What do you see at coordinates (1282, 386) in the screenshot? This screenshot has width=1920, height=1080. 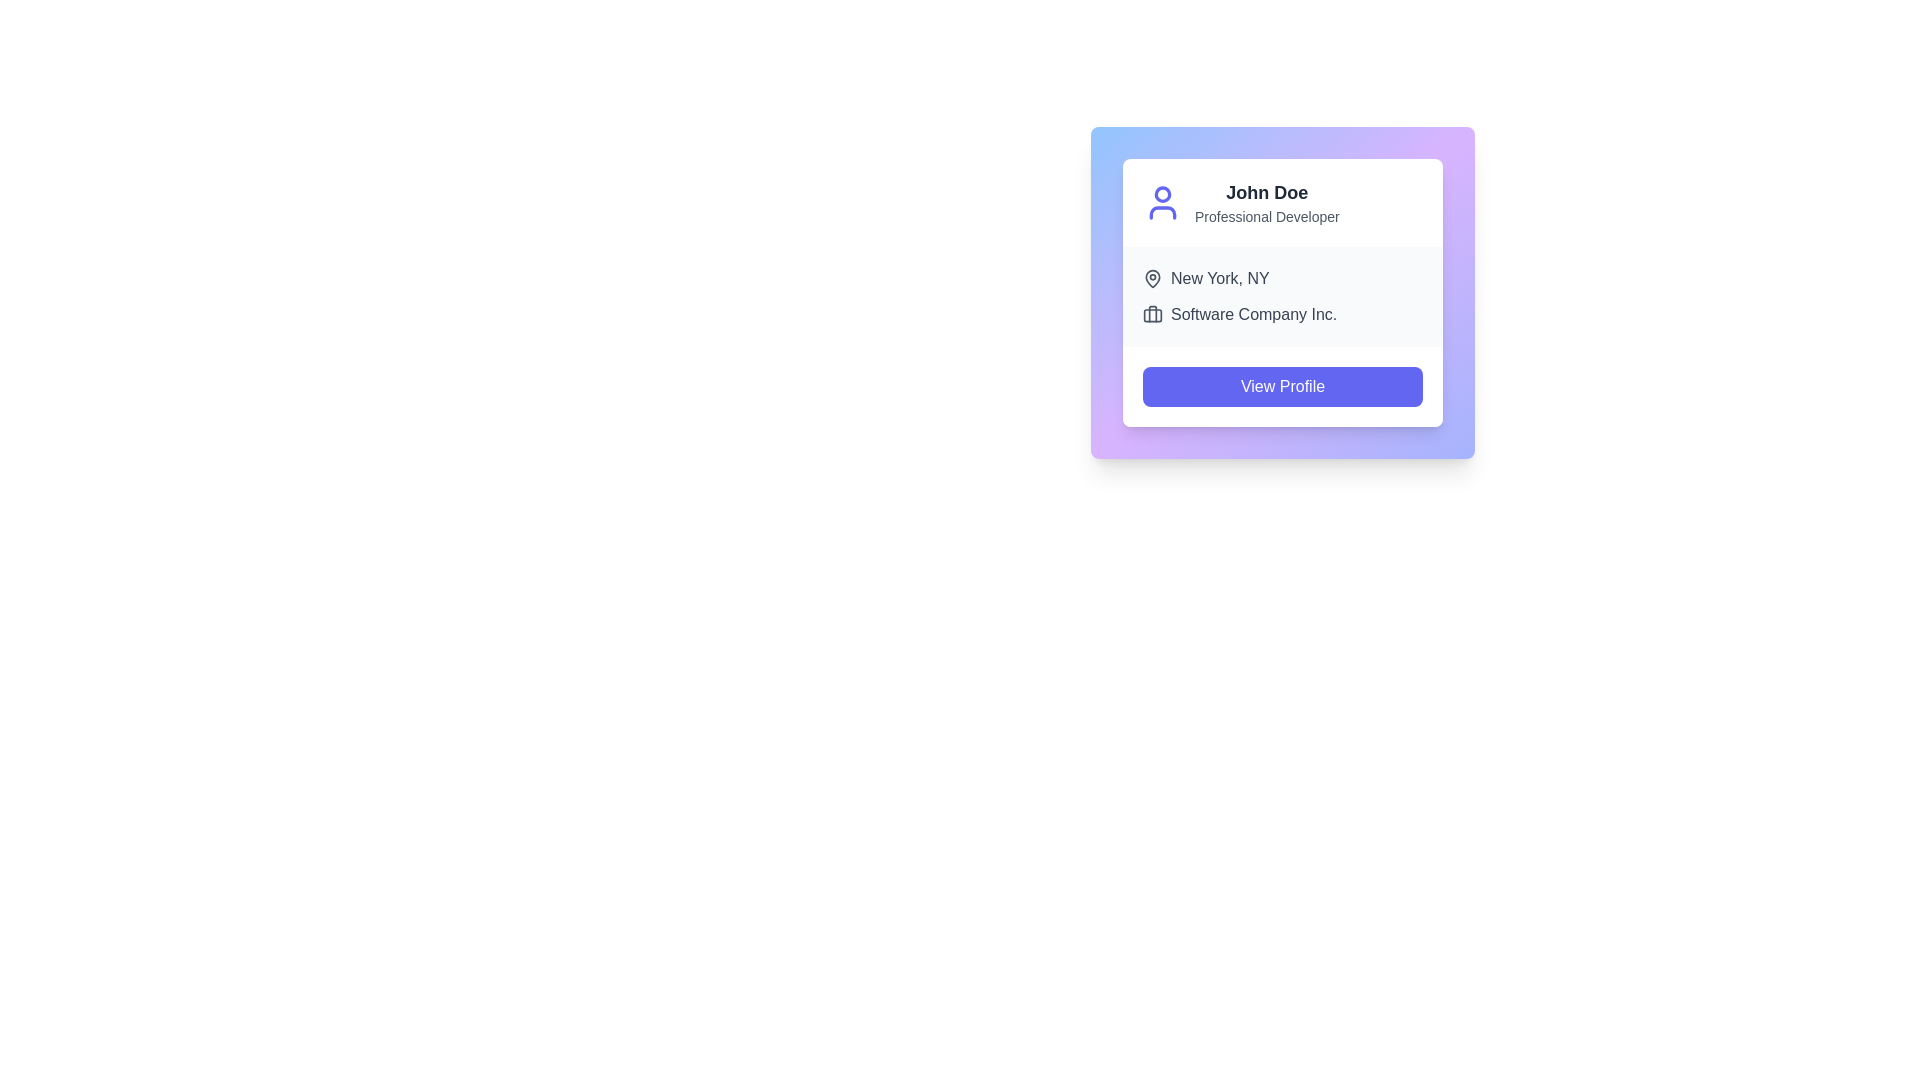 I see `the 'View Profile' button with bold white font on an indigo background to observe its hover effect` at bounding box center [1282, 386].